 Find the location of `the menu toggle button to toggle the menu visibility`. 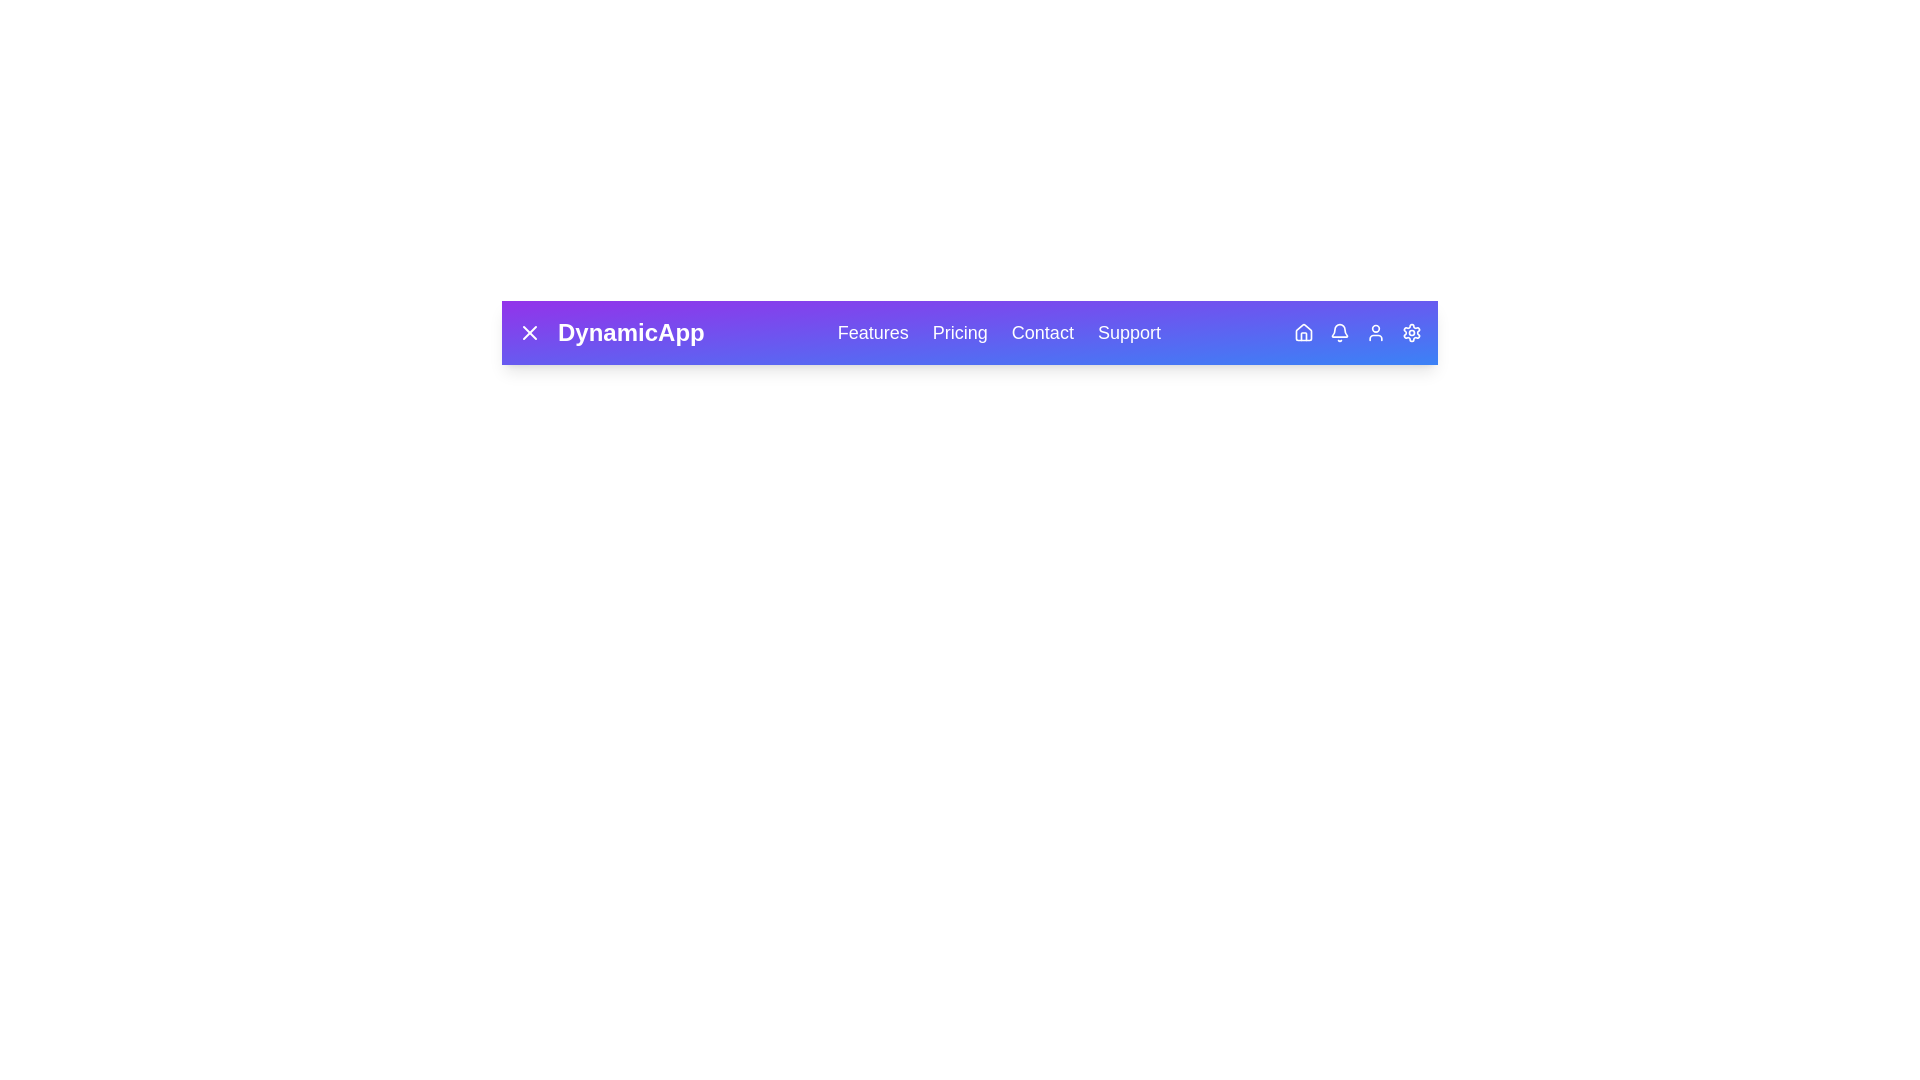

the menu toggle button to toggle the menu visibility is located at coordinates (529, 331).